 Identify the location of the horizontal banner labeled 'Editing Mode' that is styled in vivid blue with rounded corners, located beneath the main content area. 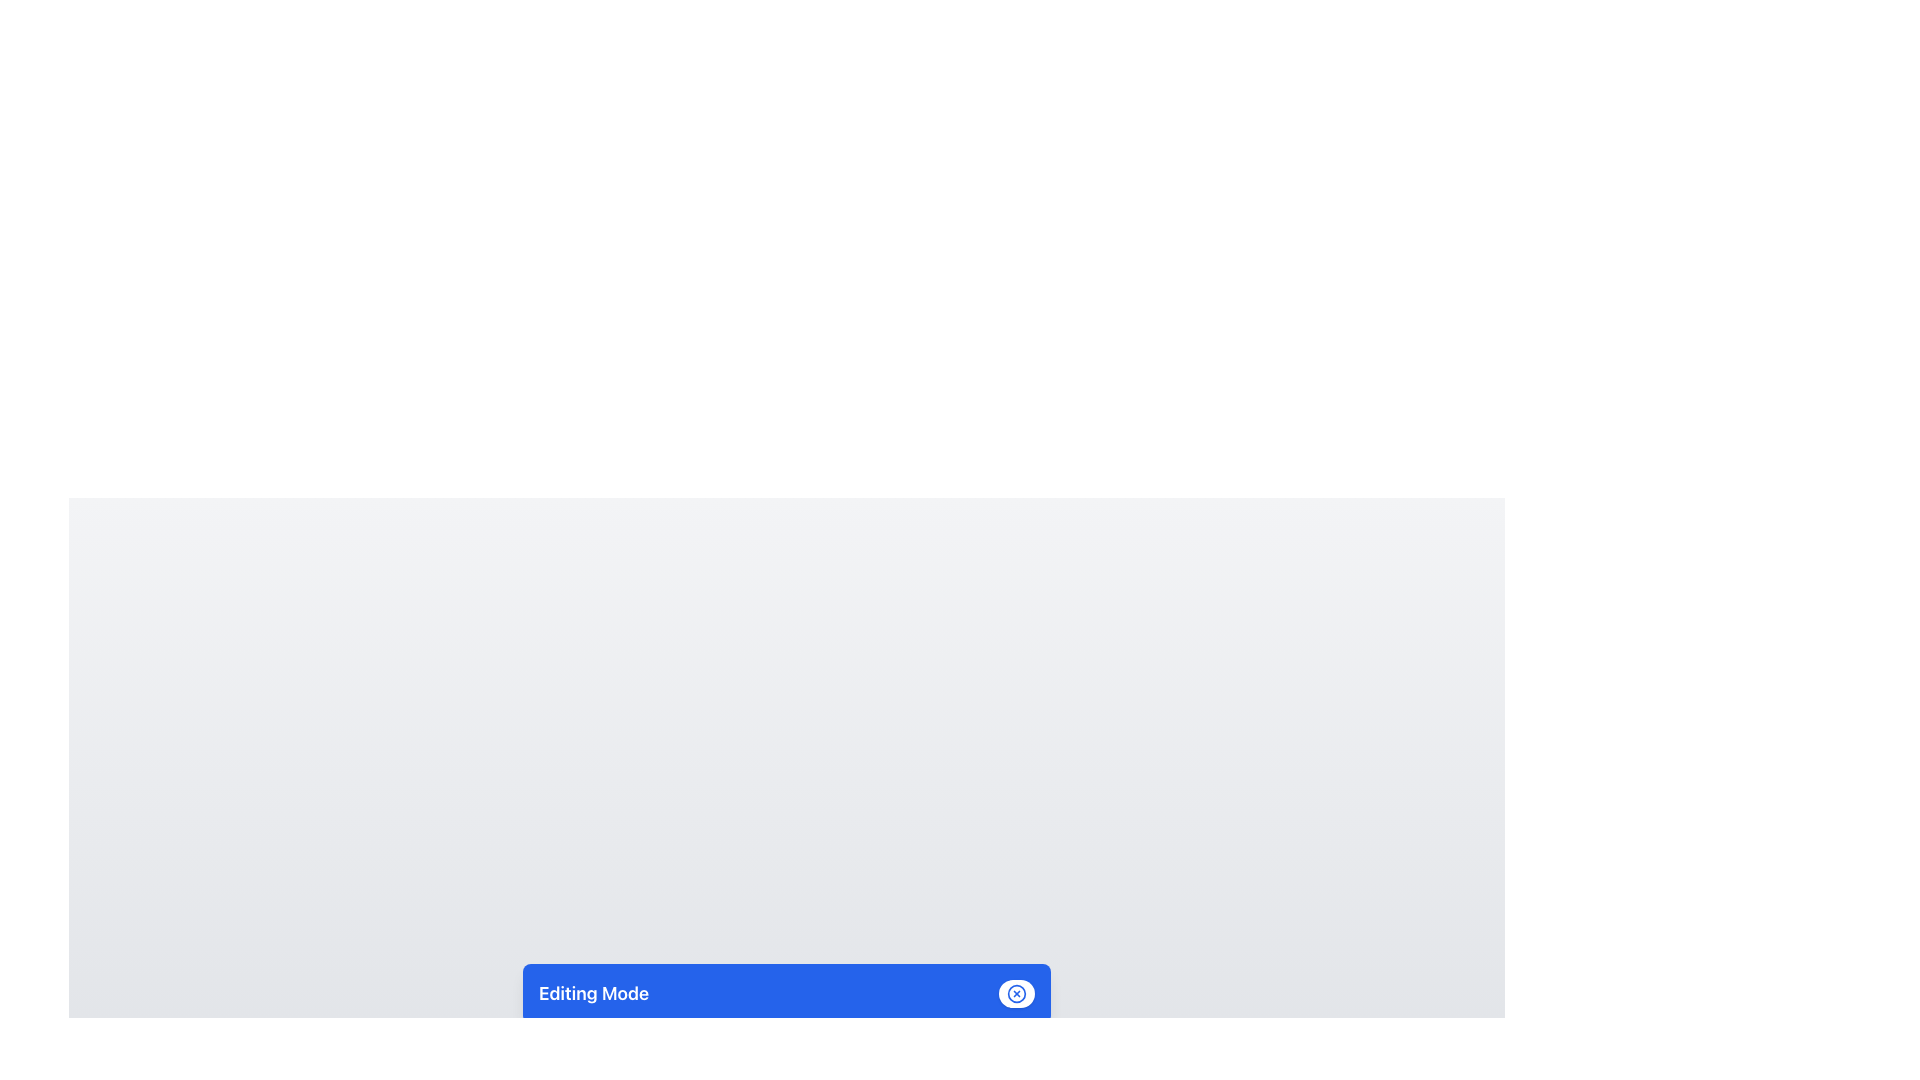
(786, 994).